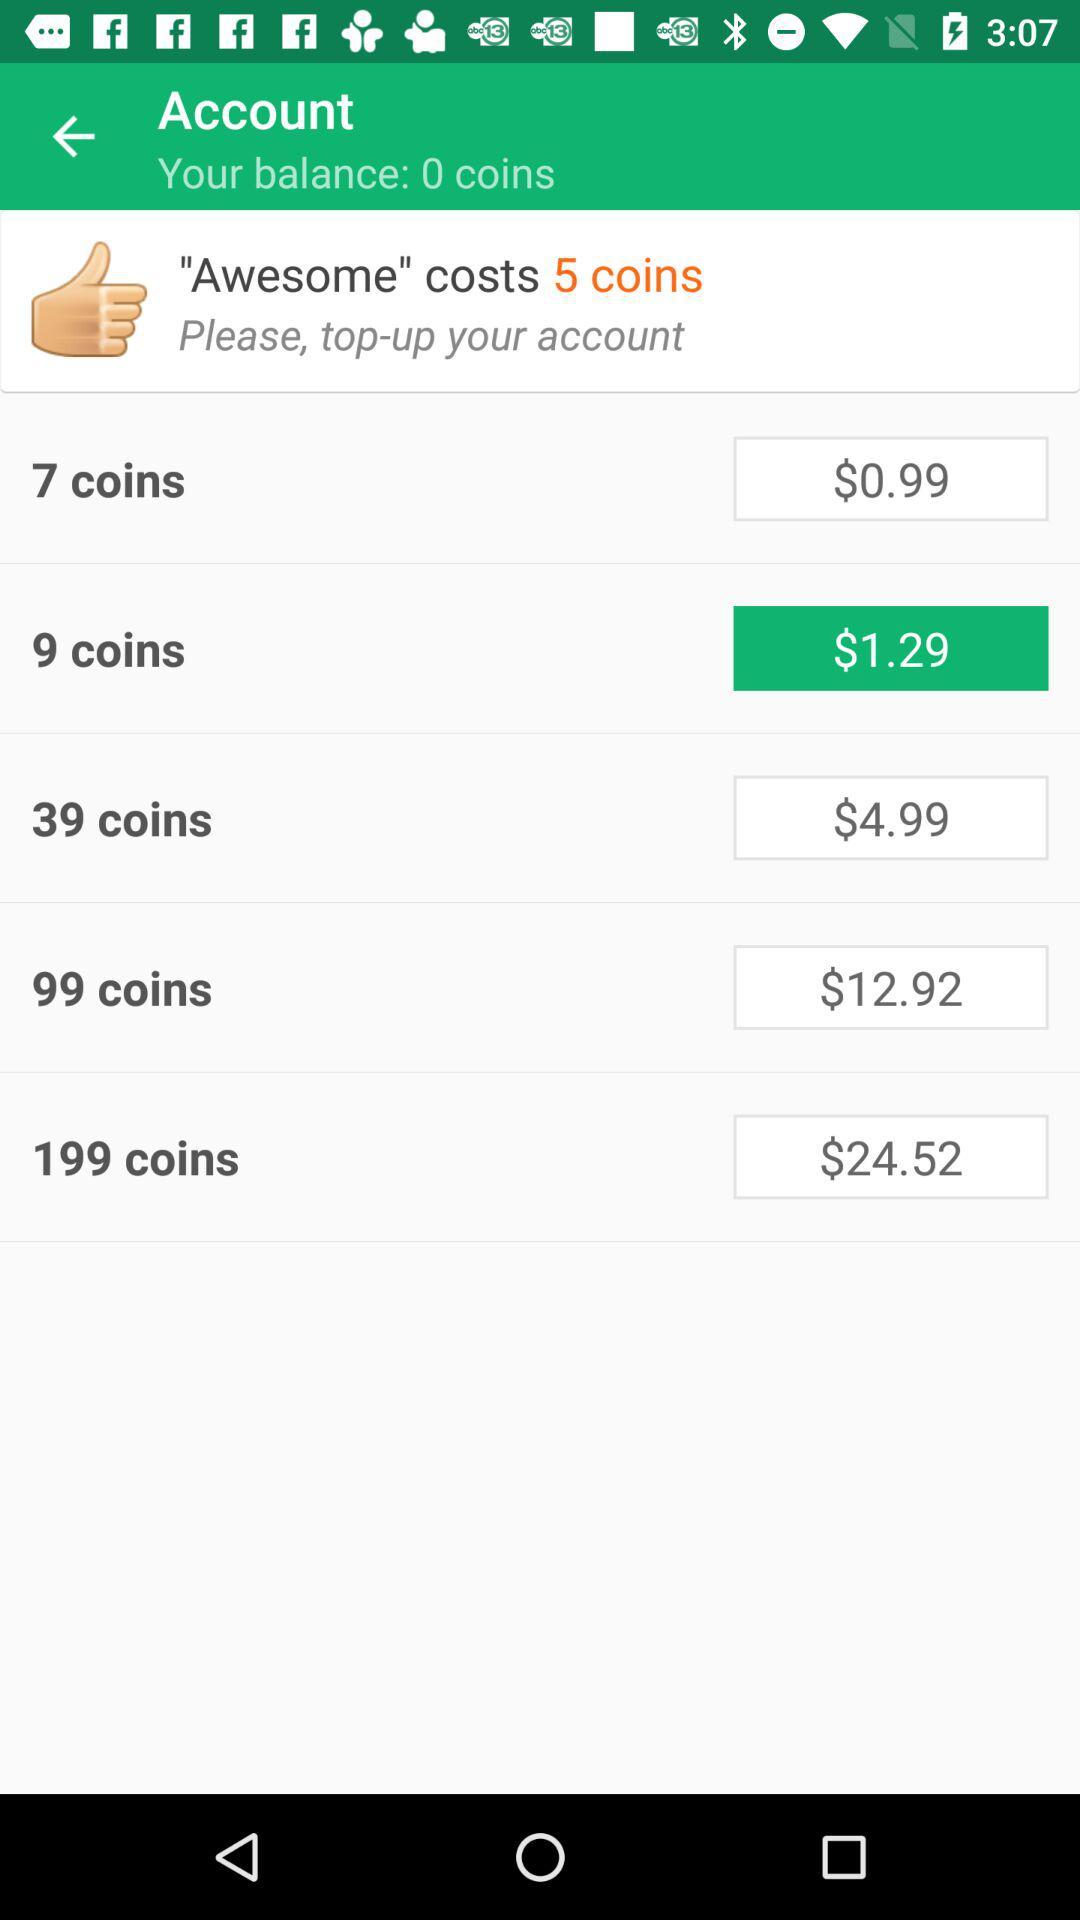  I want to click on item next to $1.29, so click(382, 648).